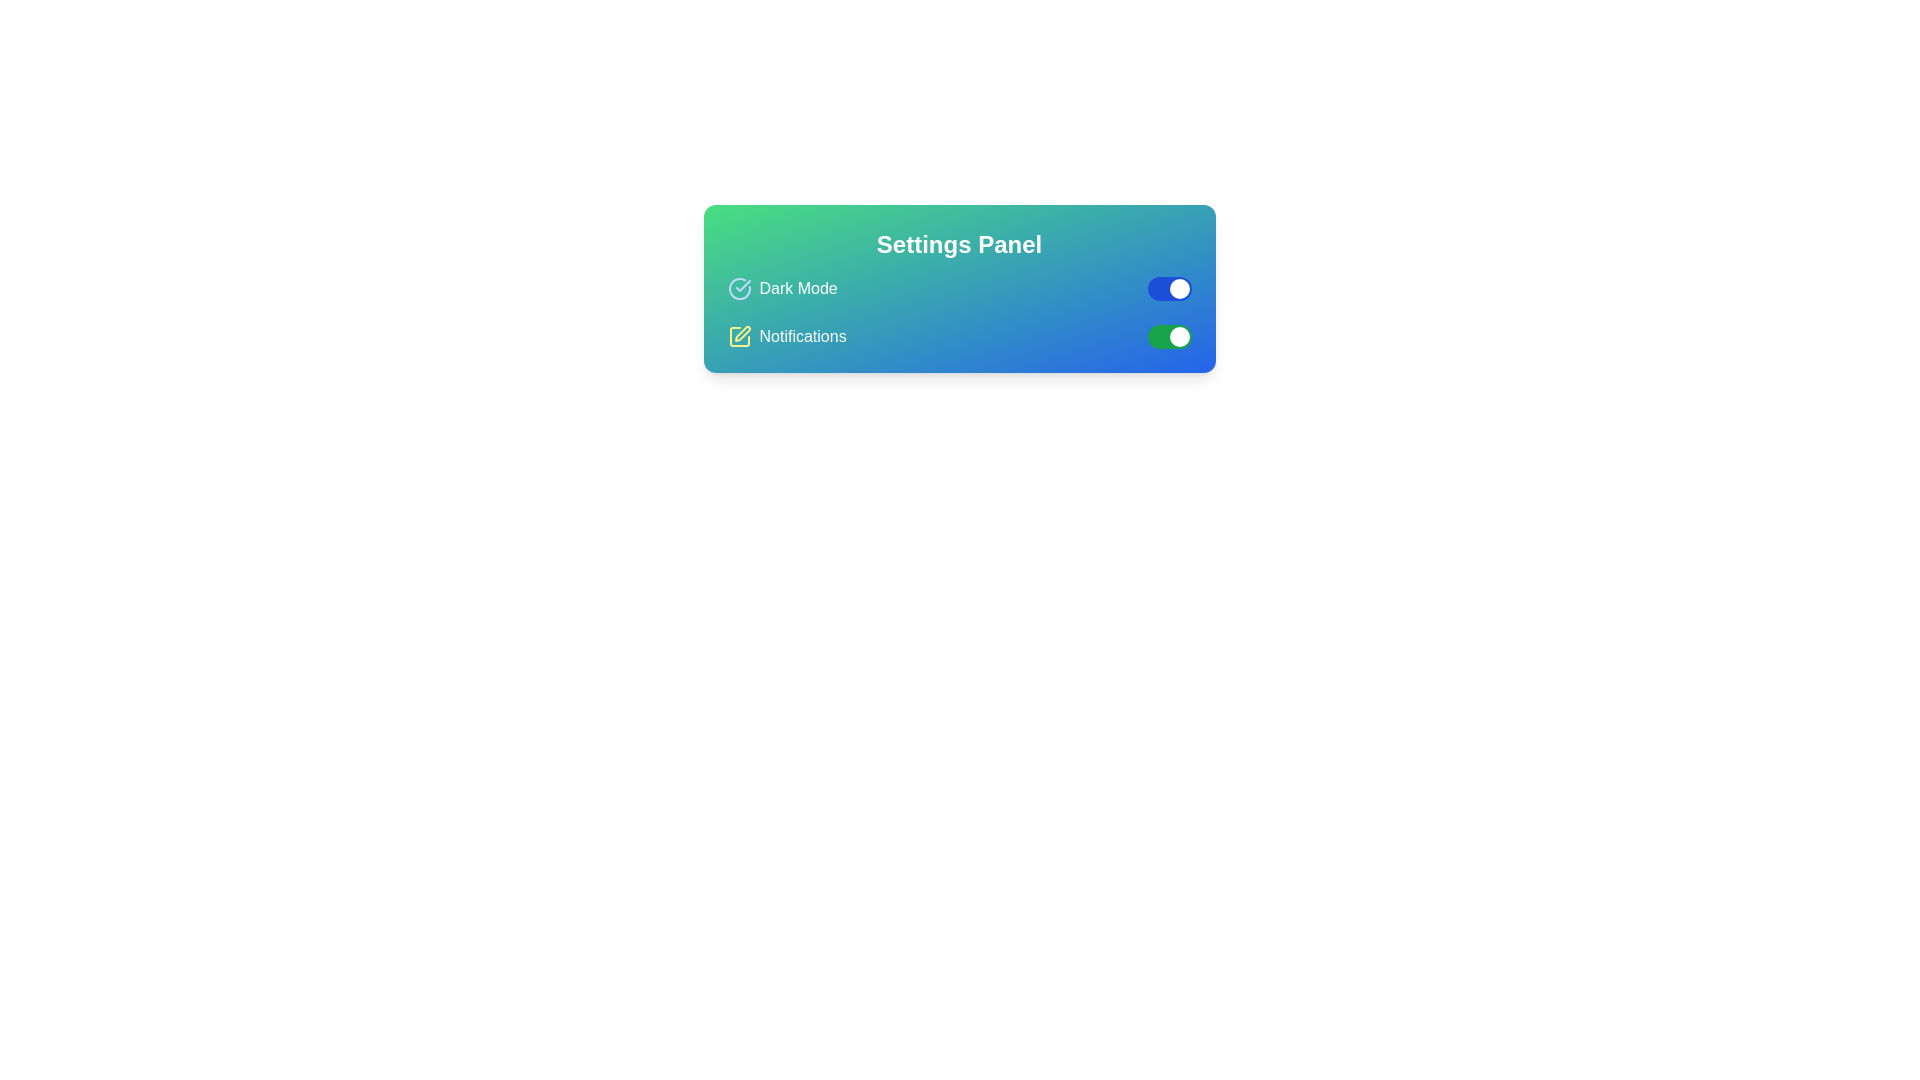  Describe the element at coordinates (1169, 289) in the screenshot. I see `the toggle switch styled with a blue background and a white circular knob indicating an 'on' state` at that location.